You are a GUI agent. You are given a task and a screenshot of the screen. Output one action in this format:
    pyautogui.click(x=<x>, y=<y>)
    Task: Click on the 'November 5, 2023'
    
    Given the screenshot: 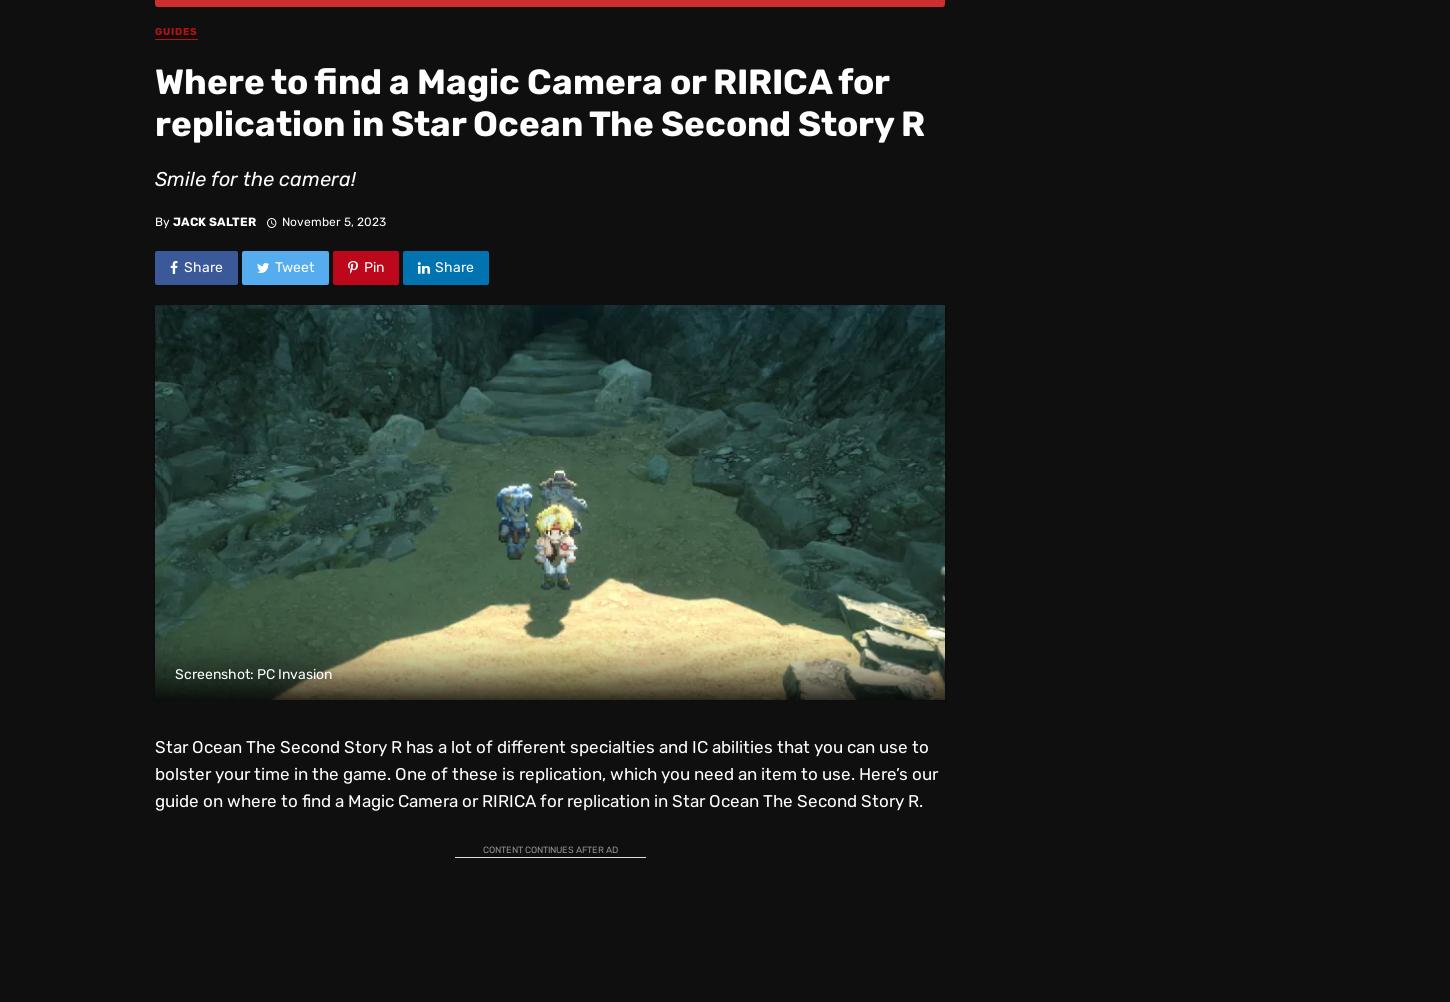 What is the action you would take?
    pyautogui.click(x=333, y=222)
    